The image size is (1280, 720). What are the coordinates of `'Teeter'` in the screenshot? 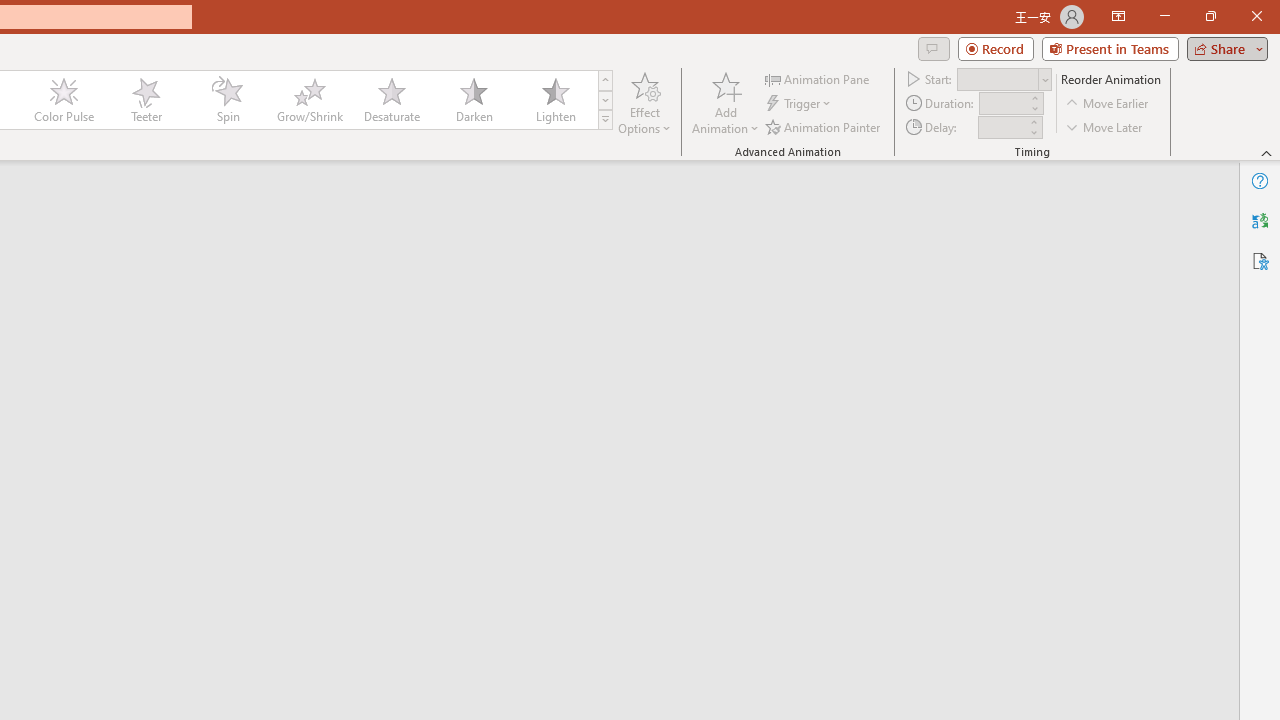 It's located at (144, 100).